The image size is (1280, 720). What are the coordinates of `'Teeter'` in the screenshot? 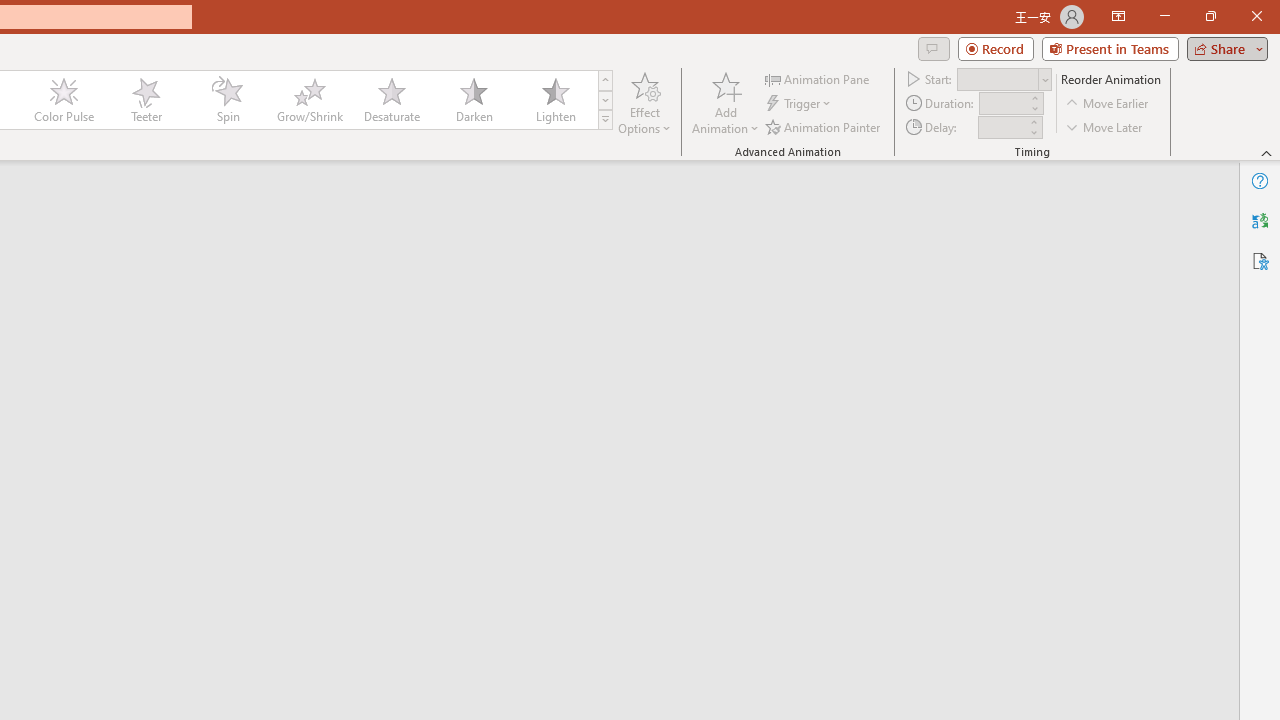 It's located at (144, 100).